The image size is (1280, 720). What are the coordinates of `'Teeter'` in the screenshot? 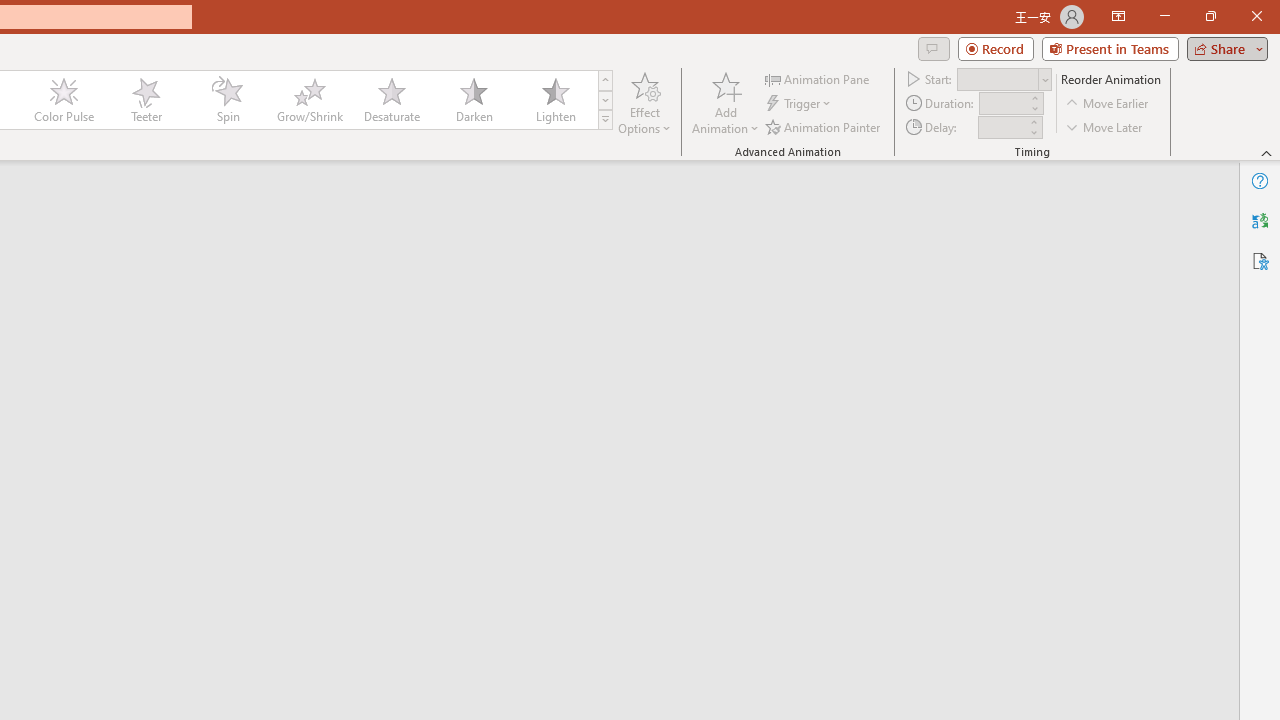 It's located at (144, 100).